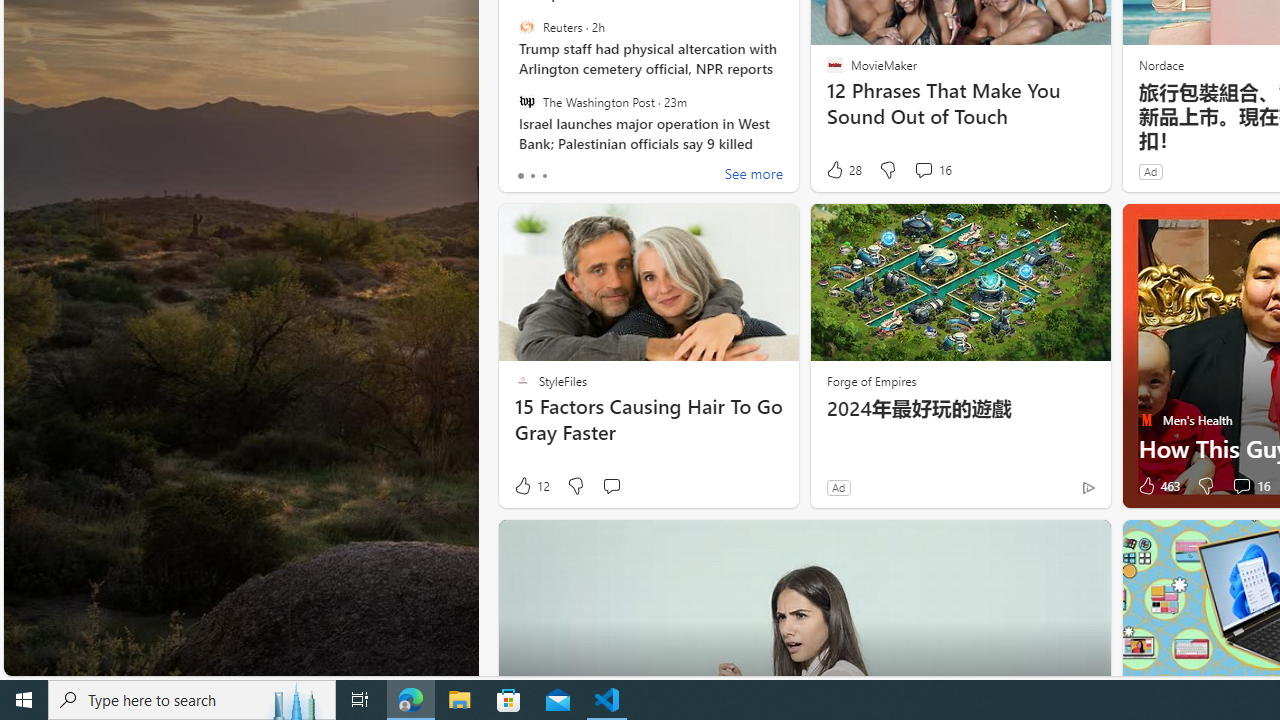 The image size is (1280, 720). What do you see at coordinates (1087, 487) in the screenshot?
I see `'Ad Choice'` at bounding box center [1087, 487].